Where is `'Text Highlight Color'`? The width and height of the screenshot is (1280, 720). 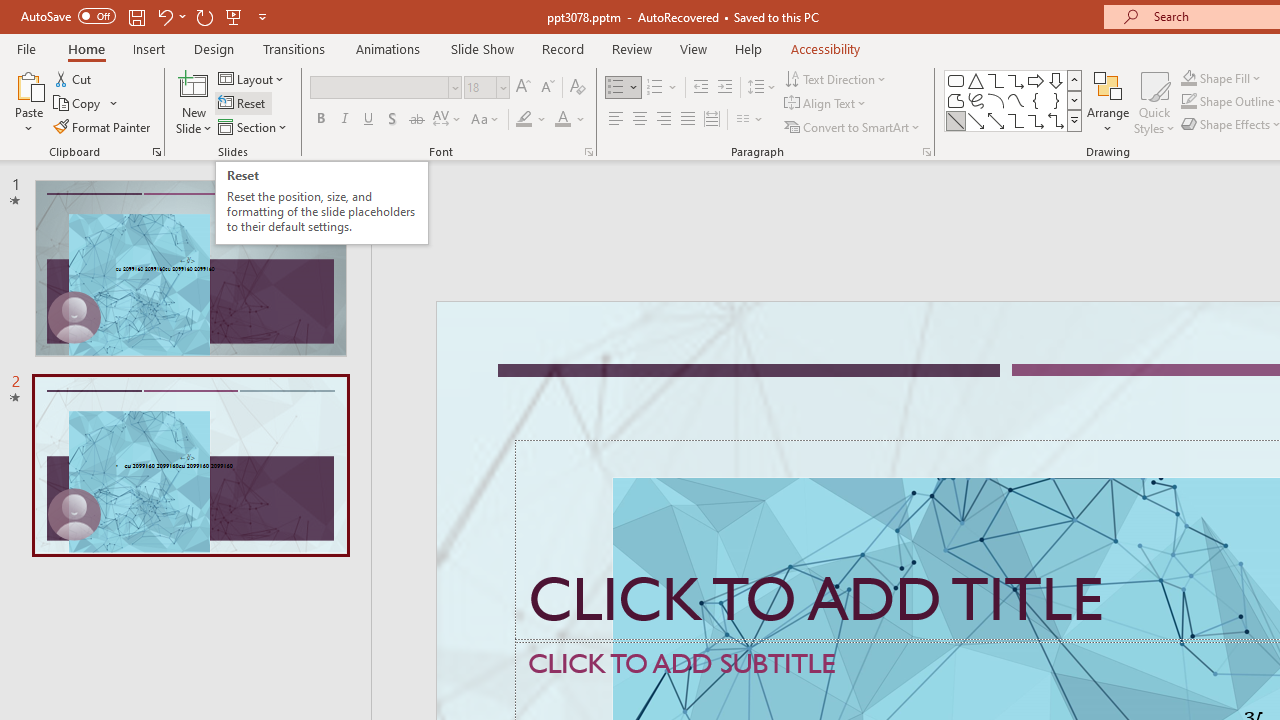
'Text Highlight Color' is located at coordinates (531, 119).